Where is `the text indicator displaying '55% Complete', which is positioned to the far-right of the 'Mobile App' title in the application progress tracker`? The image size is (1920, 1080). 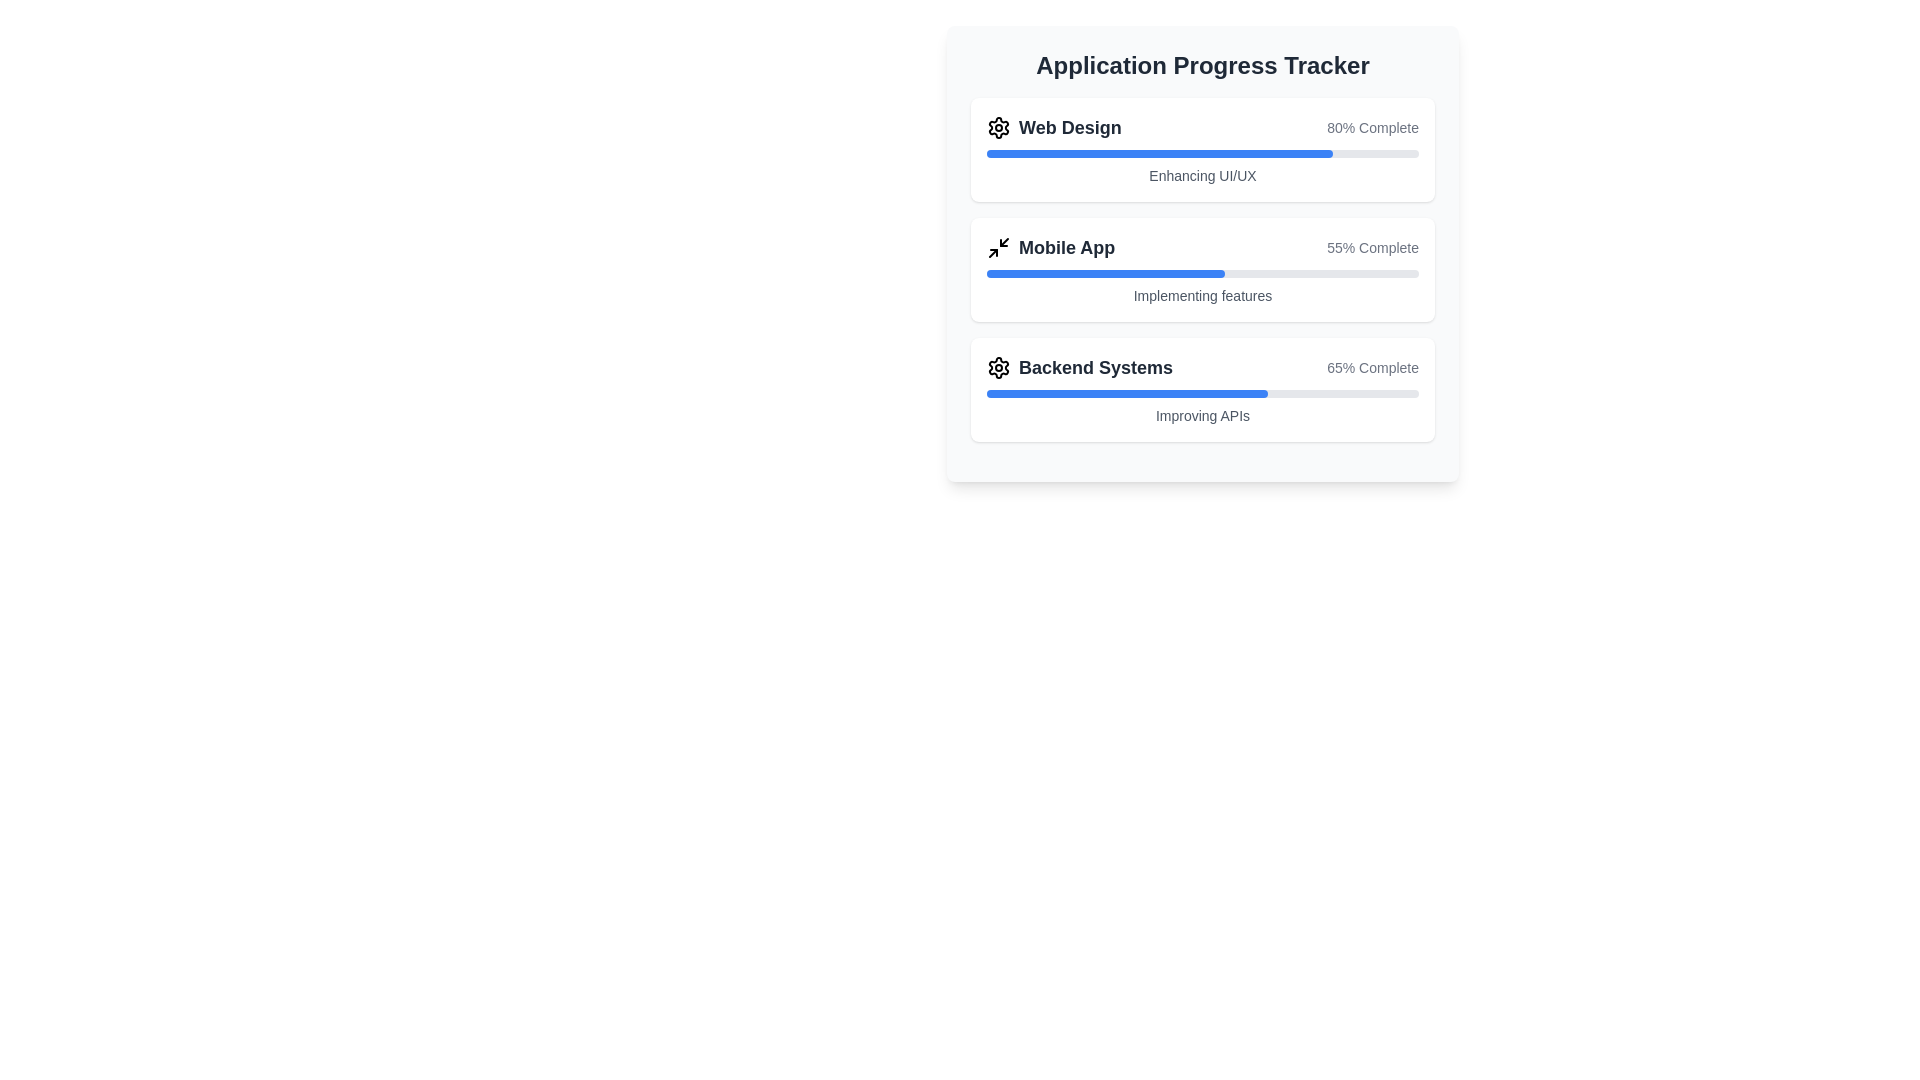
the text indicator displaying '55% Complete', which is positioned to the far-right of the 'Mobile App' title in the application progress tracker is located at coordinates (1371, 246).